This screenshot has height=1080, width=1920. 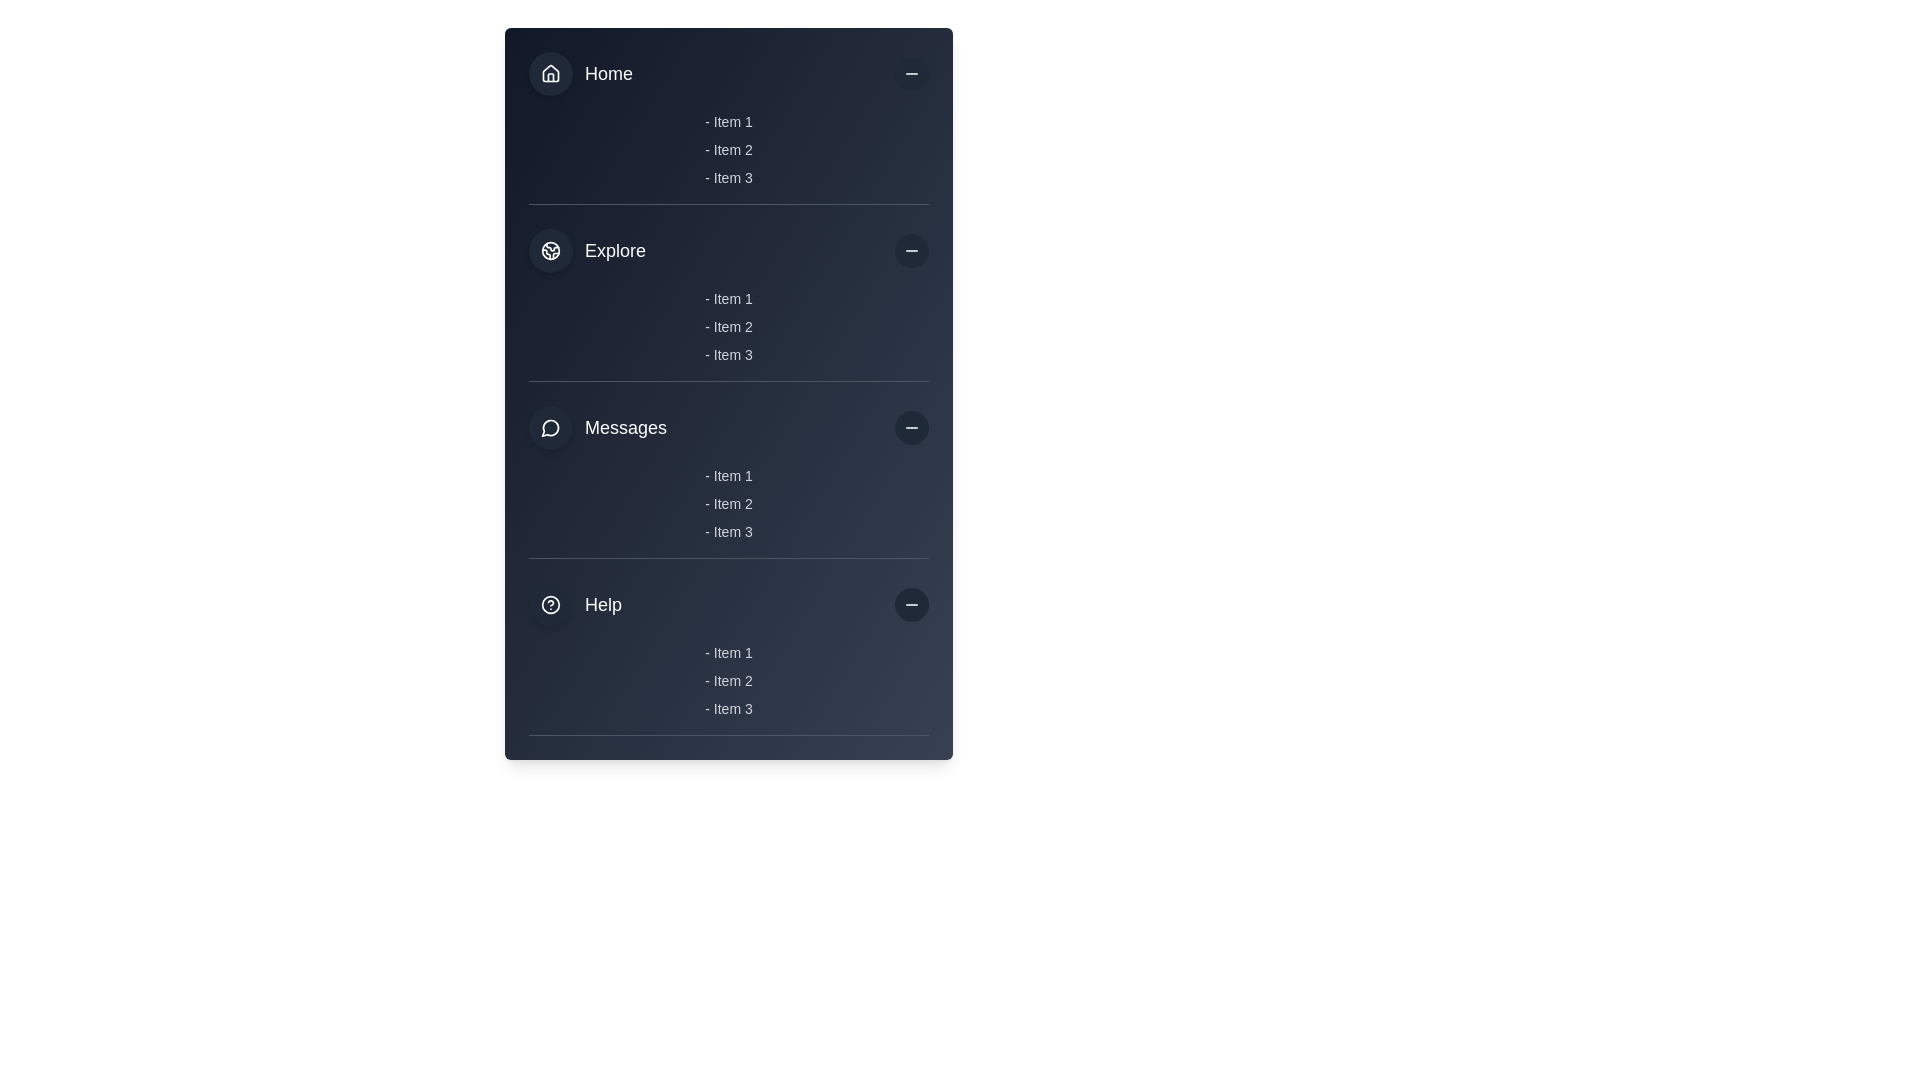 What do you see at coordinates (728, 503) in the screenshot?
I see `the second item in the 'Messages' list` at bounding box center [728, 503].